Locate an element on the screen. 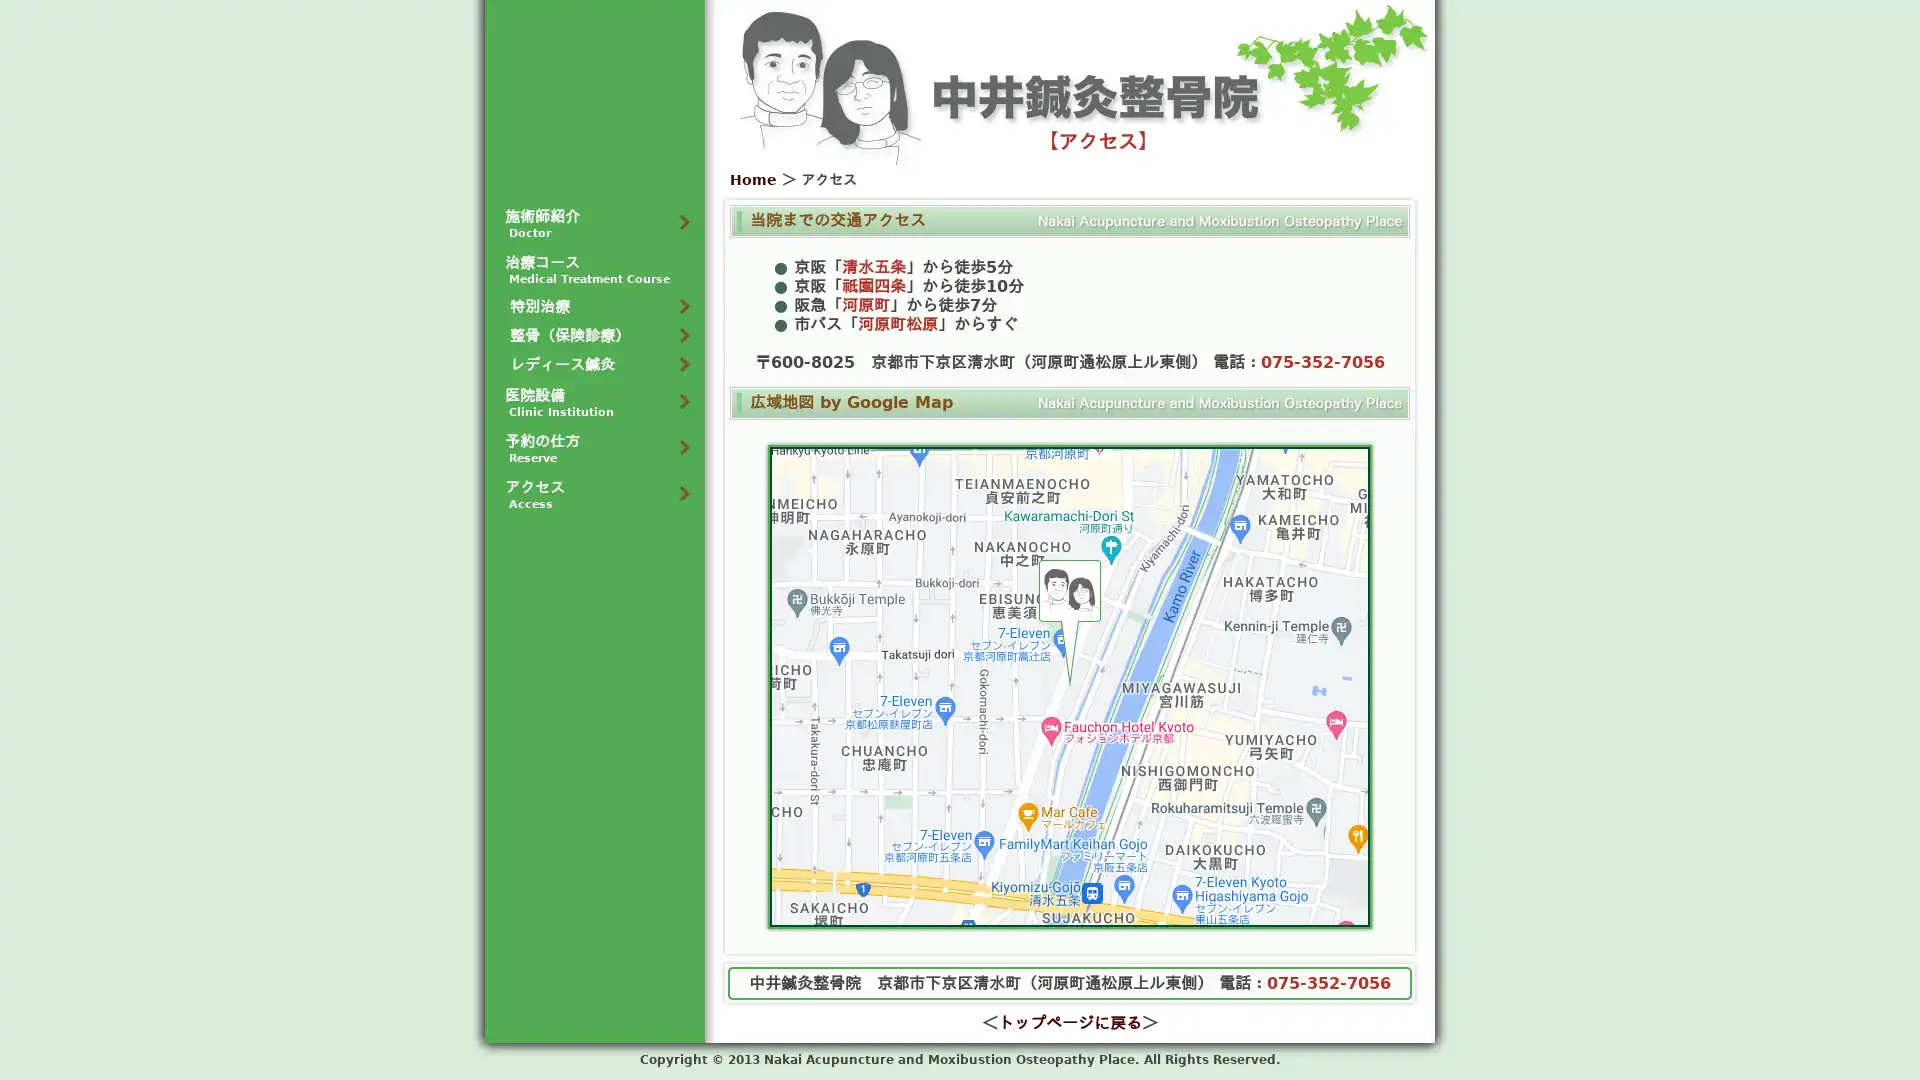  Toggle fullscreen view is located at coordinates (1338, 478).